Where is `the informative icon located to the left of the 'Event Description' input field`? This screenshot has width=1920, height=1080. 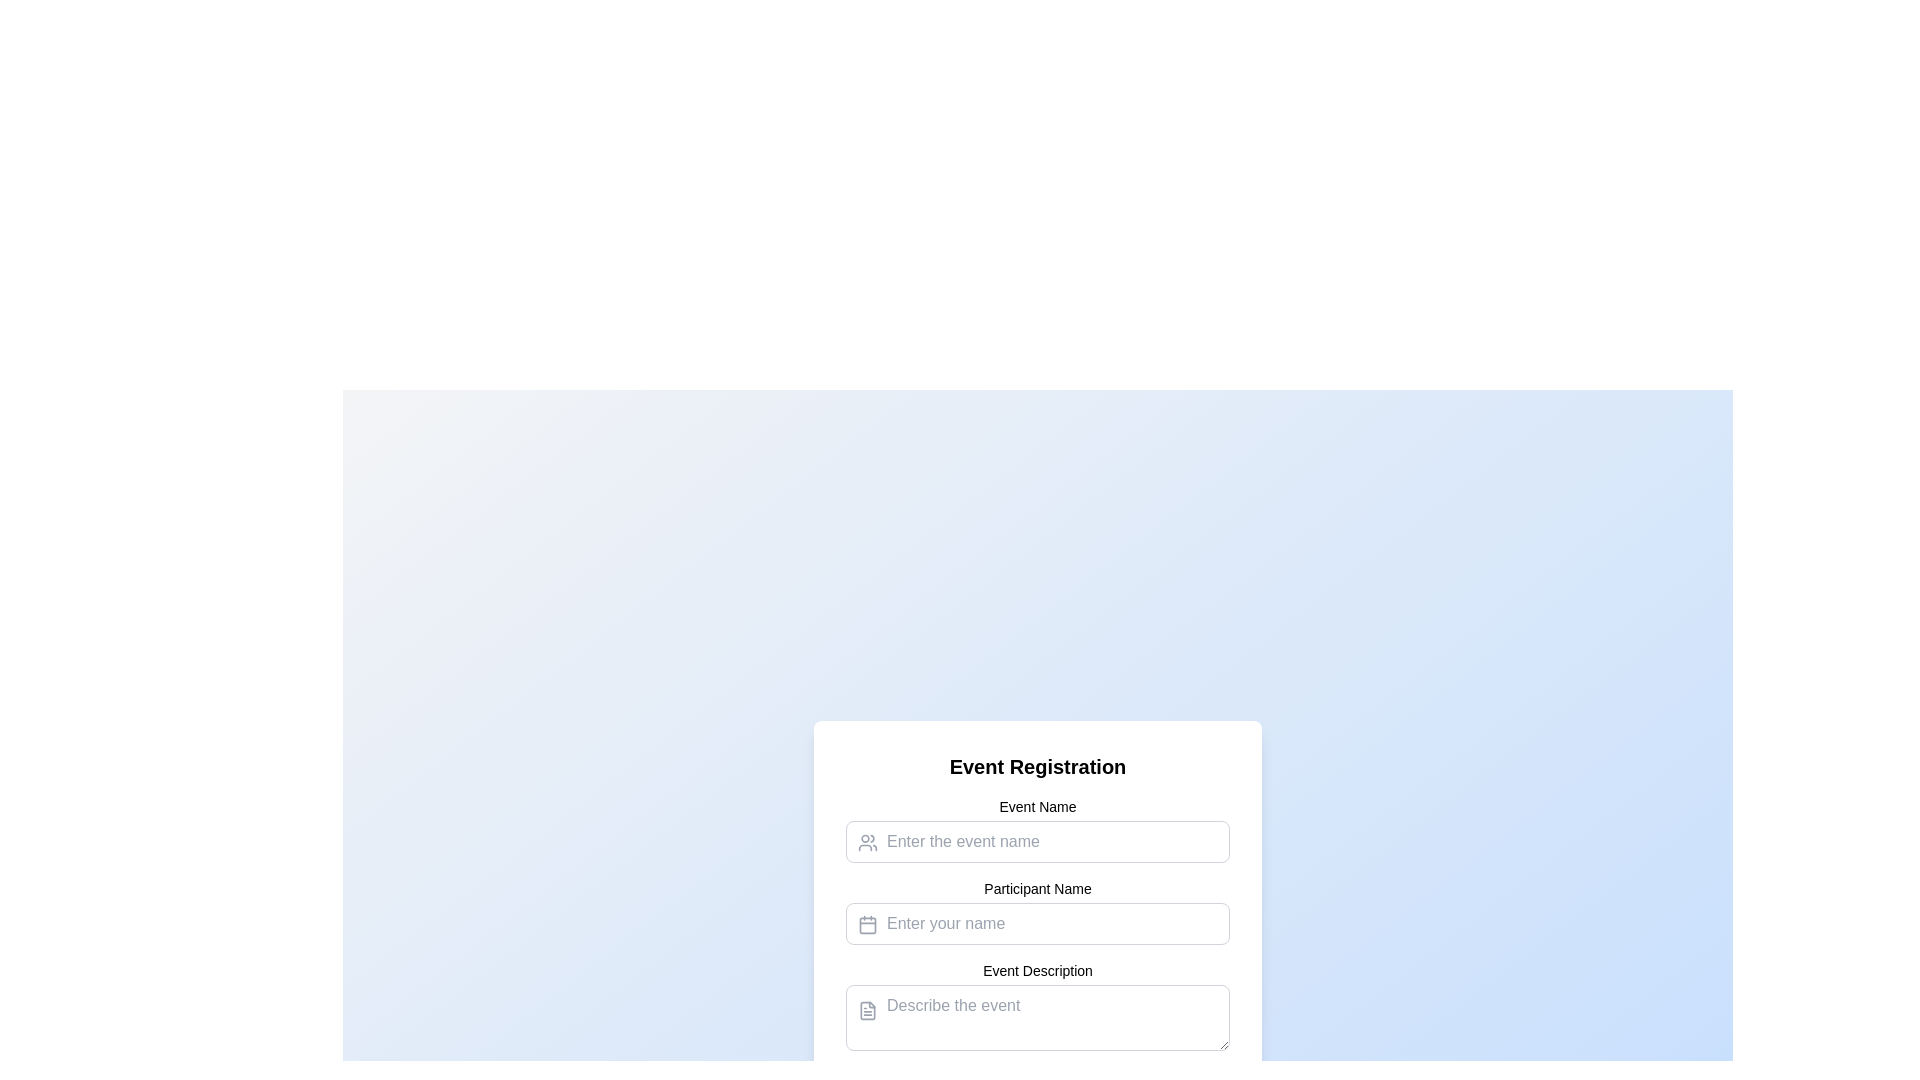
the informative icon located to the left of the 'Event Description' input field is located at coordinates (868, 1010).